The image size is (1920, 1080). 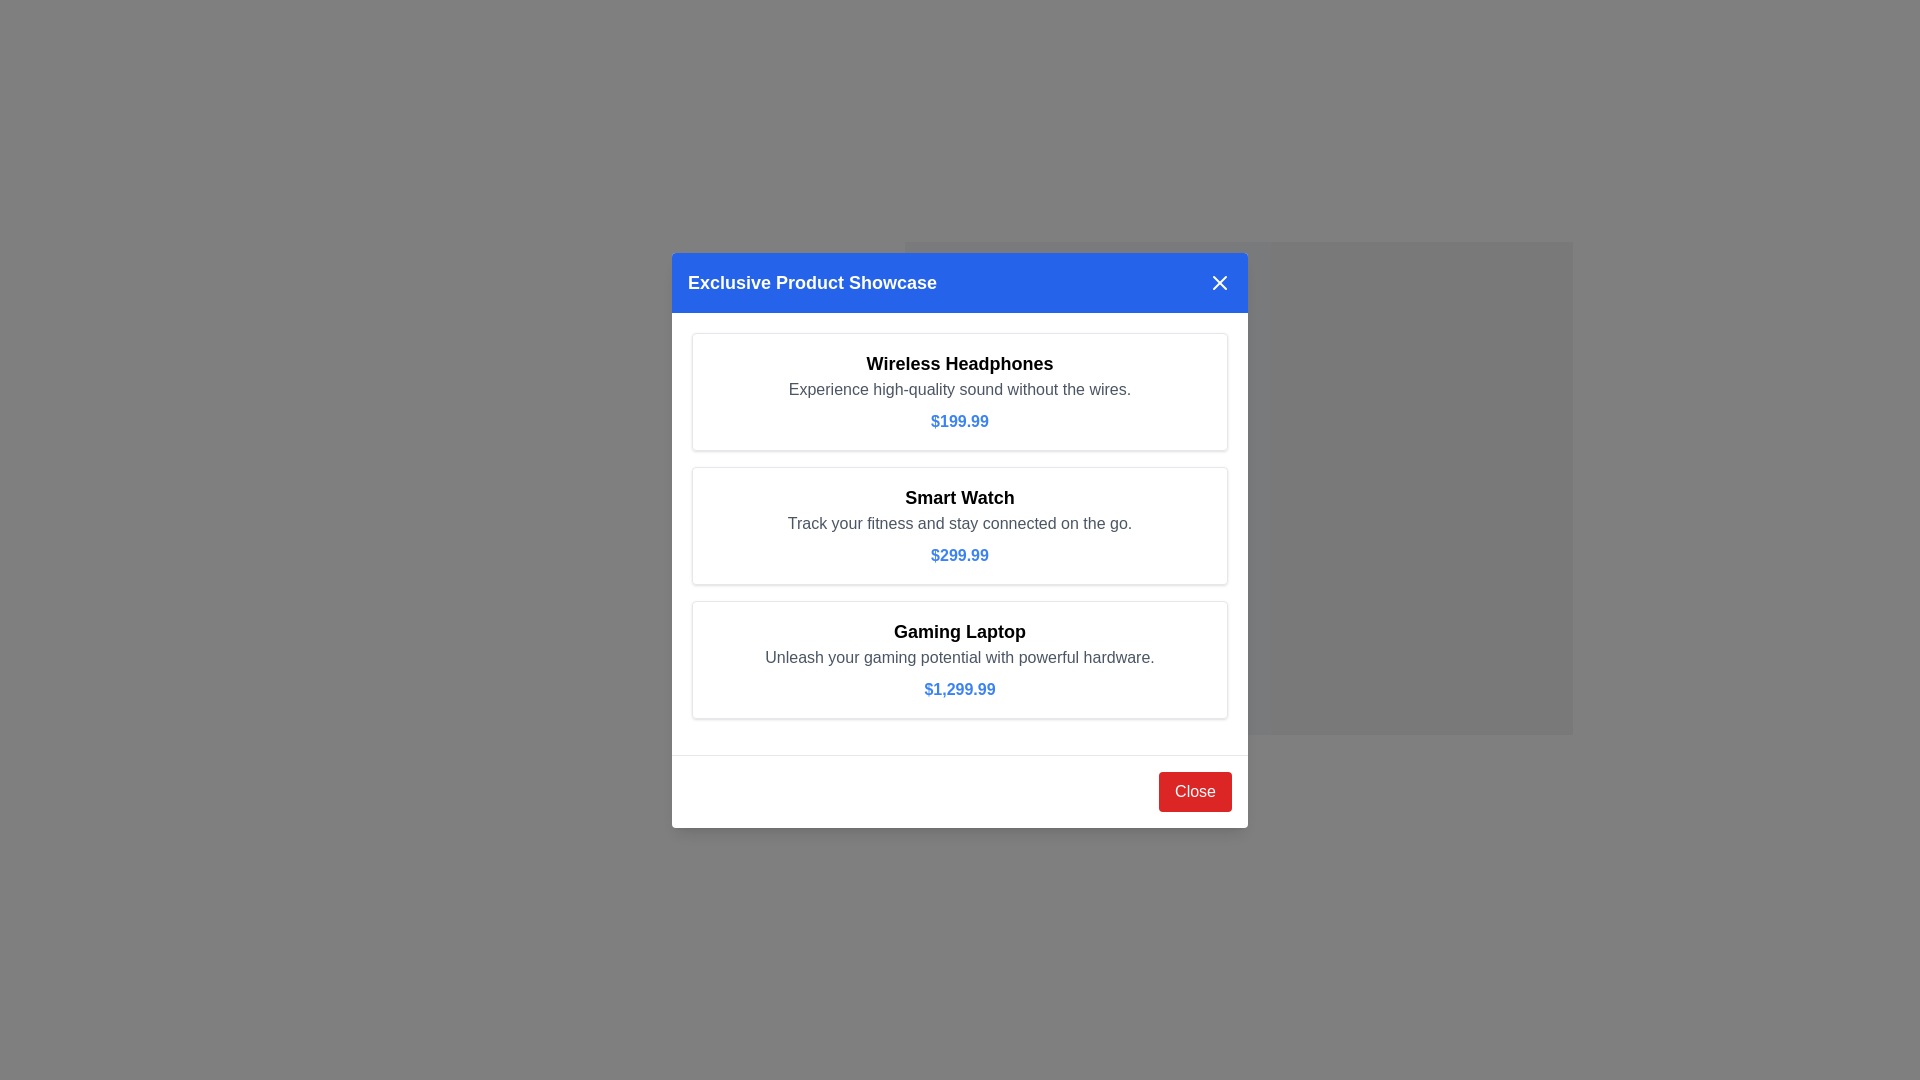 What do you see at coordinates (960, 389) in the screenshot?
I see `the text label that describes the product 'Wireless Headphones', which is positioned below the headline and above the price` at bounding box center [960, 389].